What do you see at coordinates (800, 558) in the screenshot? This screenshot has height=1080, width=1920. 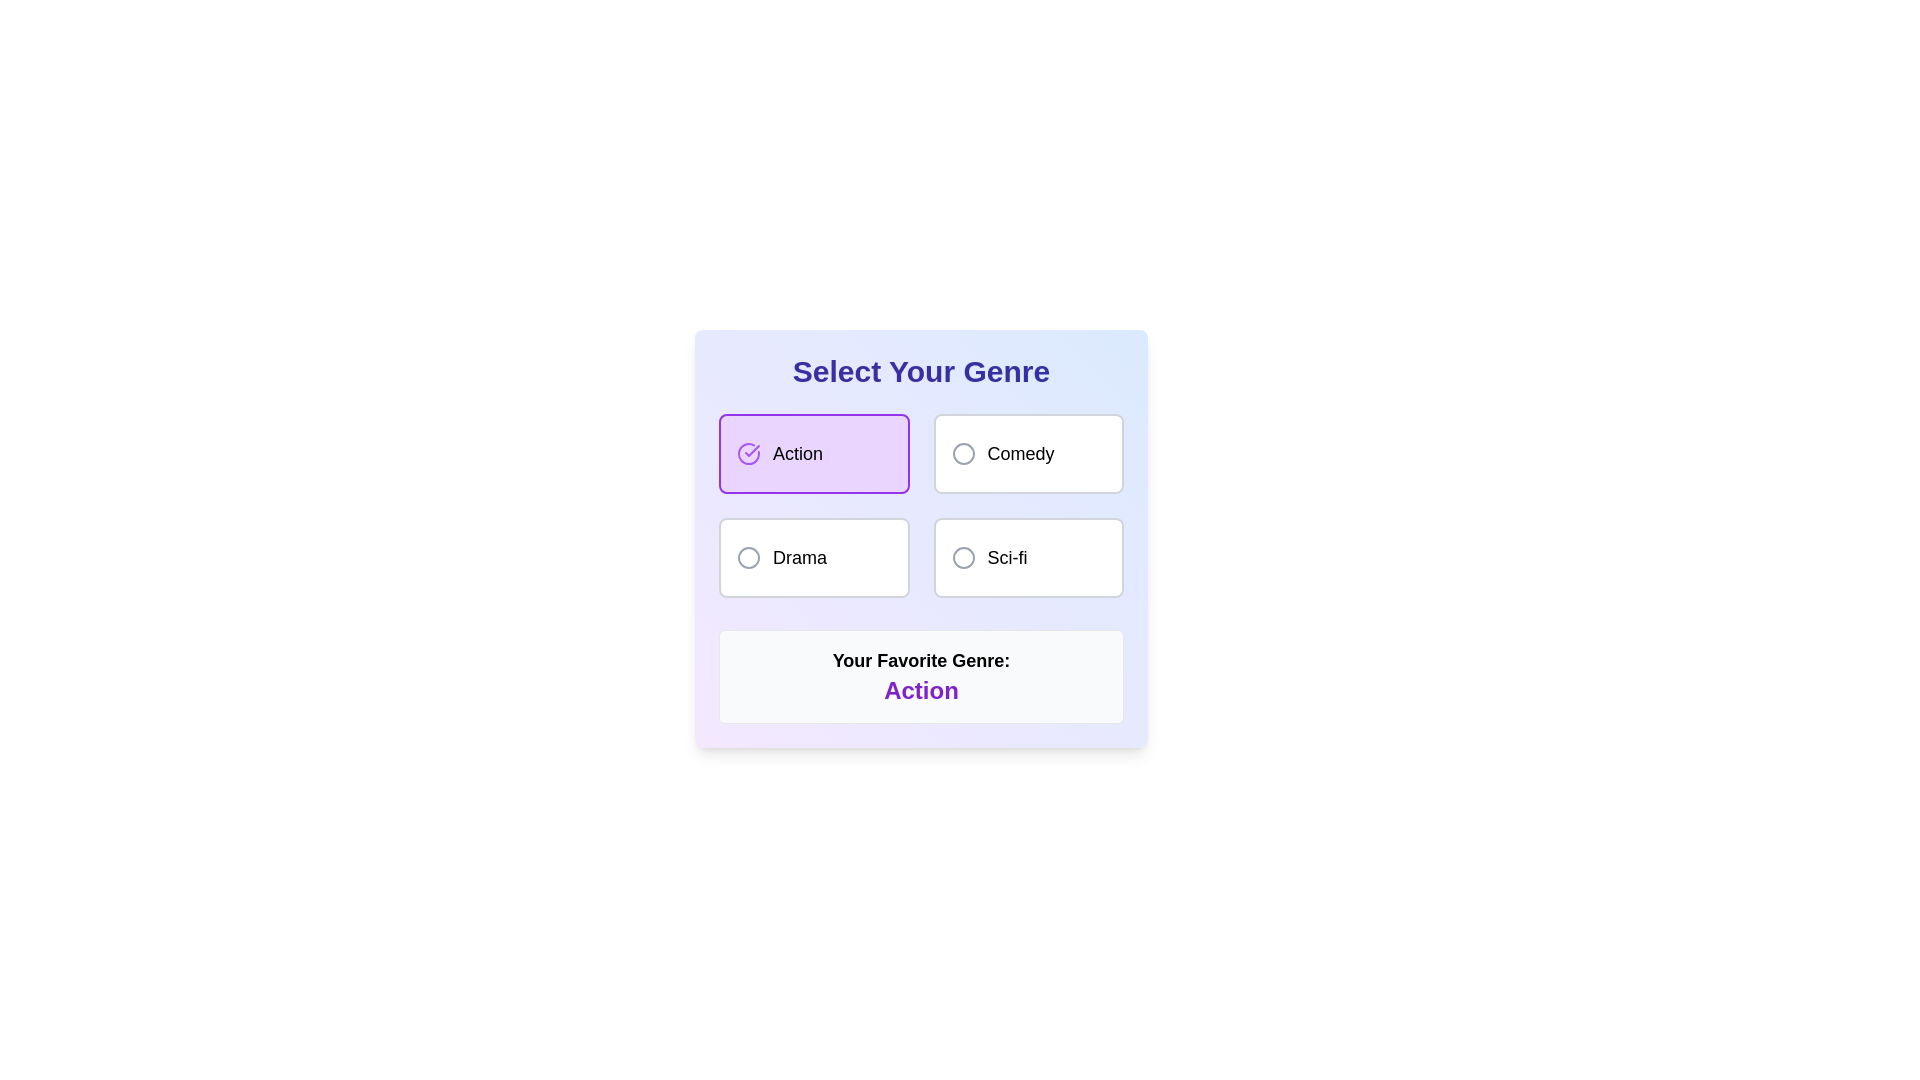 I see `the text label displaying 'Drama' located in the bottom-left card of the genre options grid, adjacent to the circular radio button` at bounding box center [800, 558].